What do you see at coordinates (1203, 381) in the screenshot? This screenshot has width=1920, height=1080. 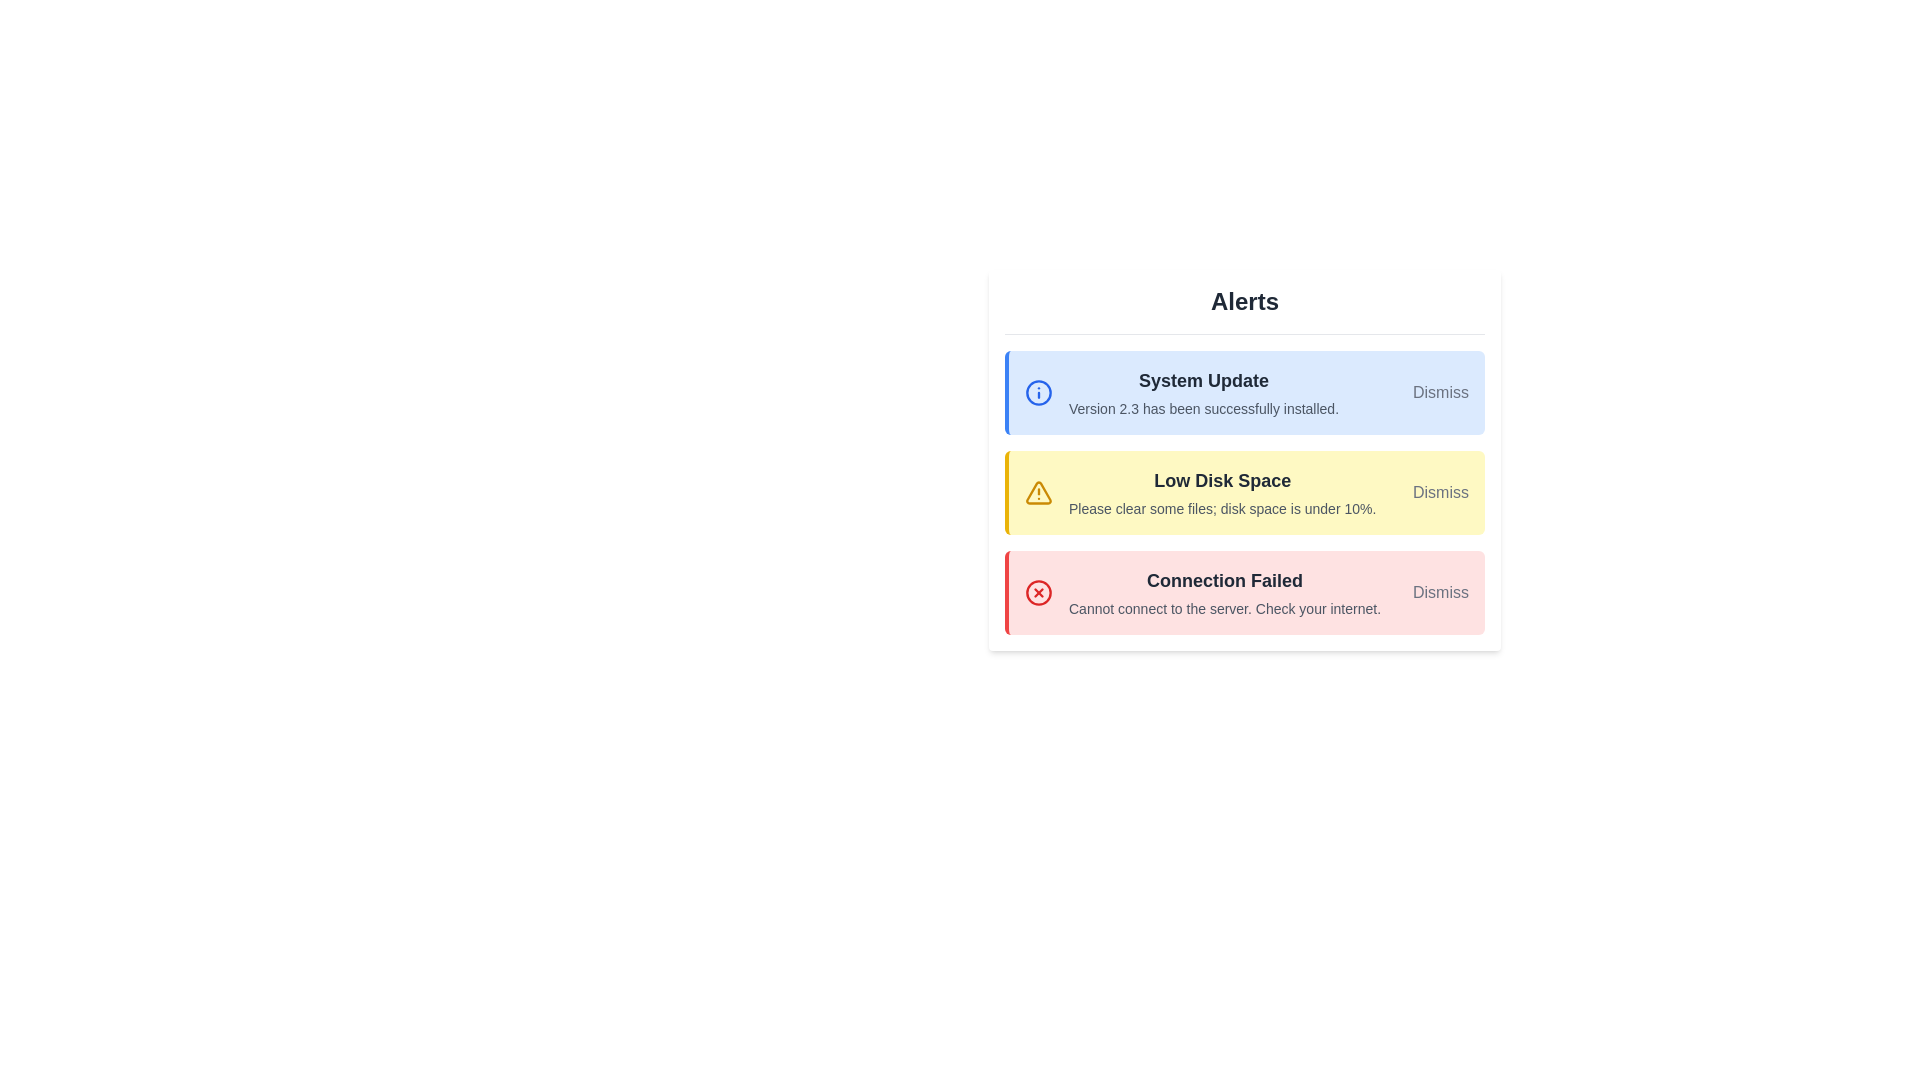 I see `text of the title label indicating 'System Update' located in the upper part of the interface within a light blue box` at bounding box center [1203, 381].